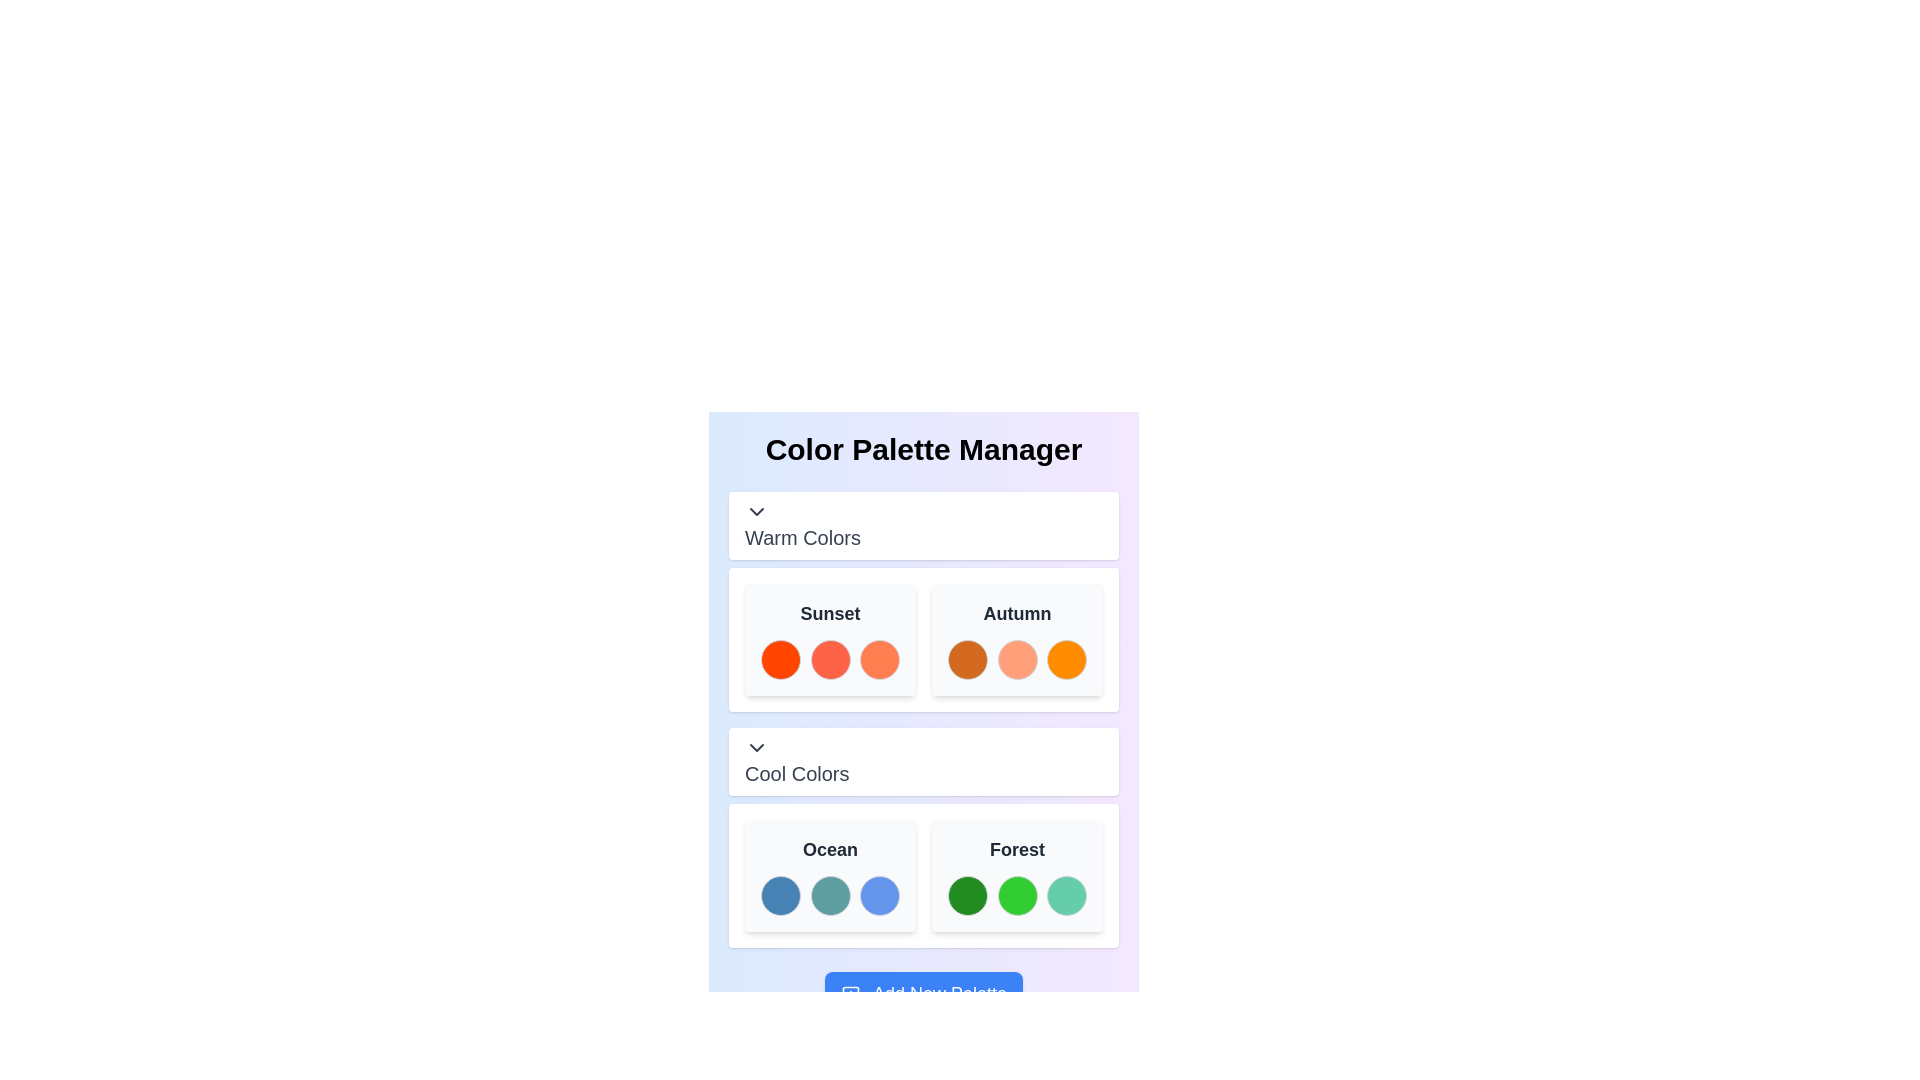  What do you see at coordinates (1017, 874) in the screenshot?
I see `the 'Forest' color palette card` at bounding box center [1017, 874].